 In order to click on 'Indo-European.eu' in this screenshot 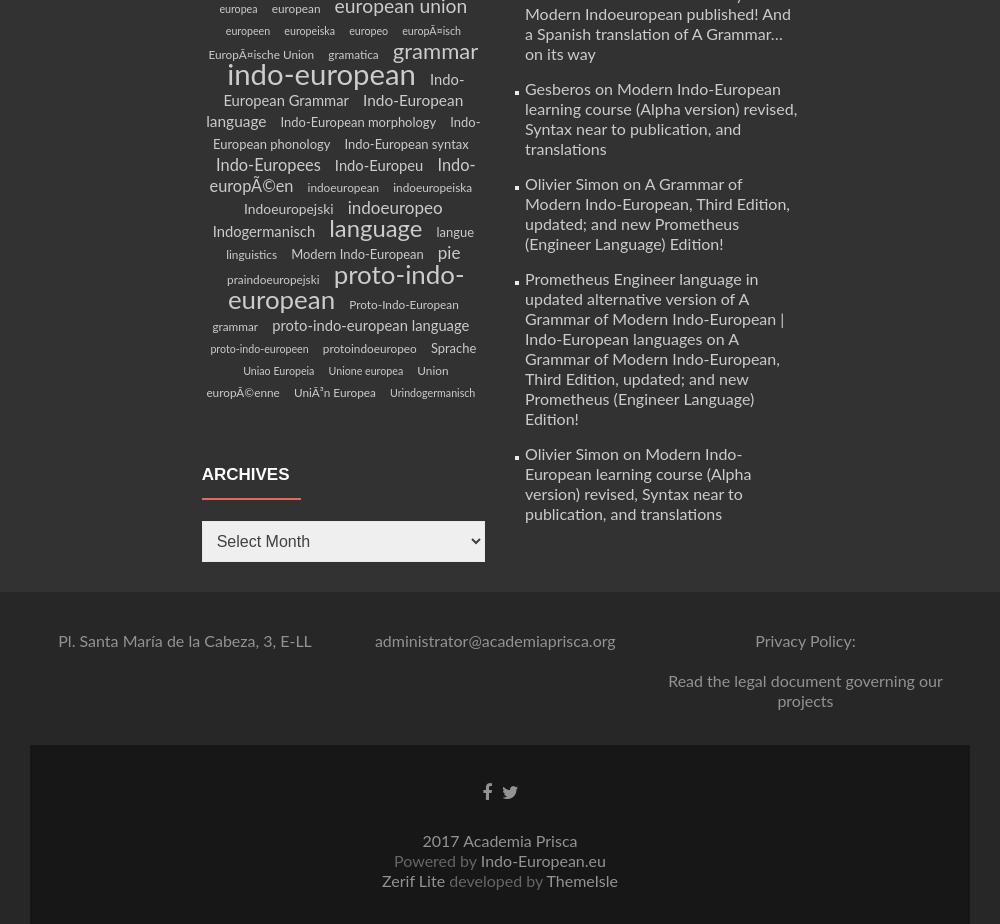, I will do `click(542, 860)`.